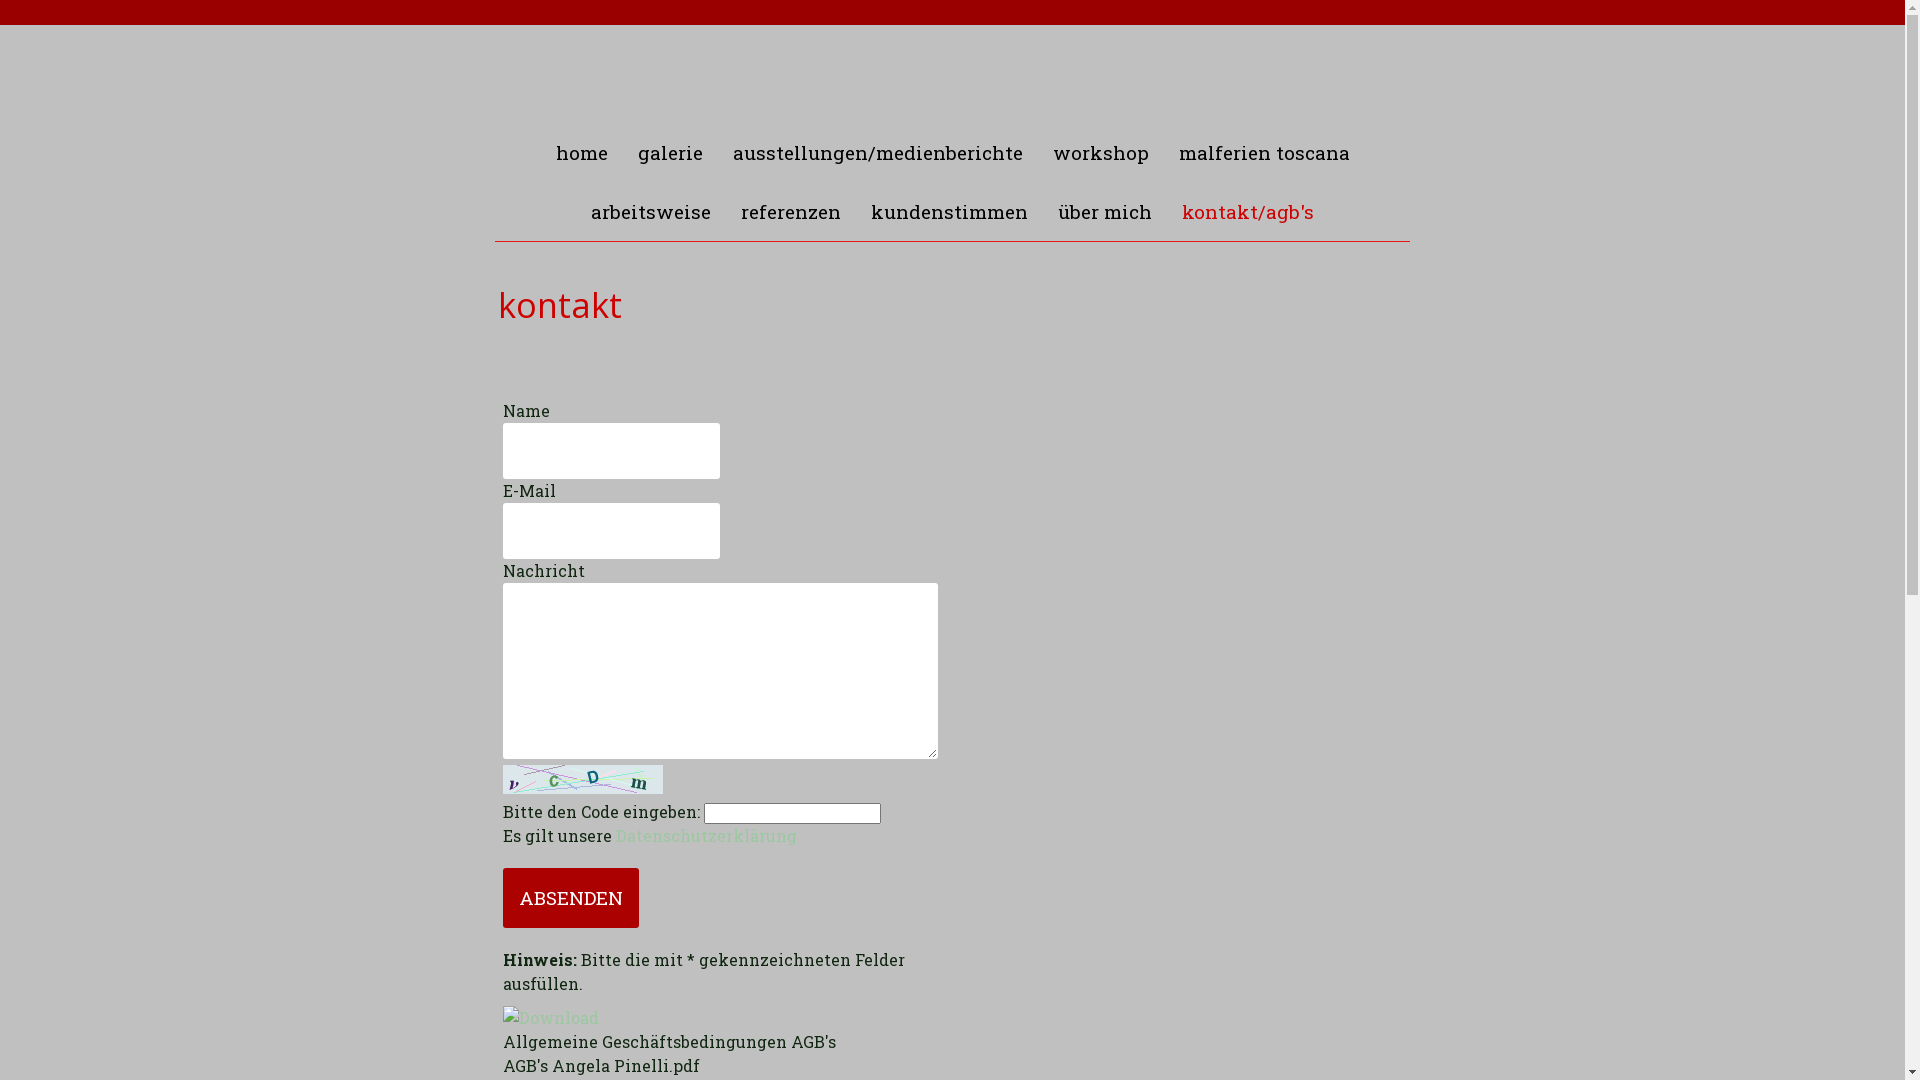 This screenshot has width=1920, height=1080. What do you see at coordinates (948, 211) in the screenshot?
I see `'kundenstimmen'` at bounding box center [948, 211].